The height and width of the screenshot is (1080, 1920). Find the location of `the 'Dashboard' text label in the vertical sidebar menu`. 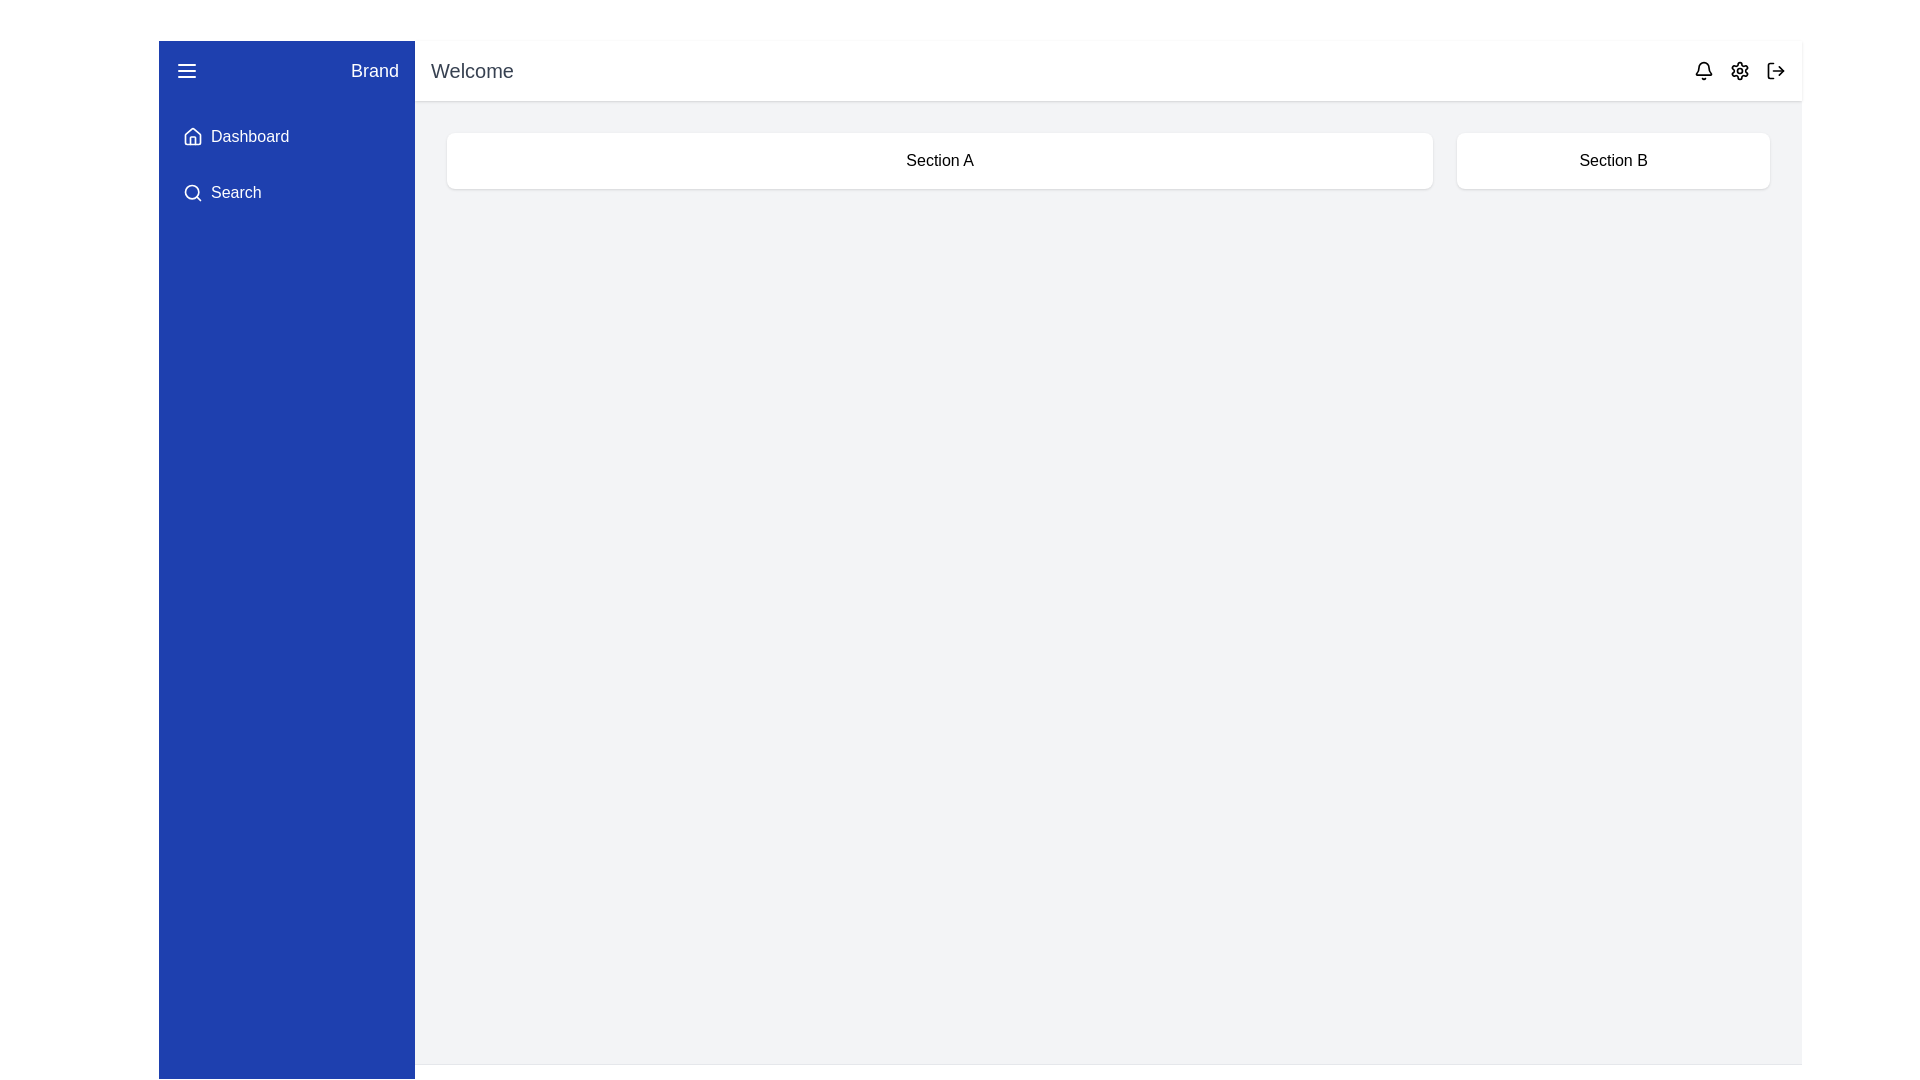

the 'Dashboard' text label in the vertical sidebar menu is located at coordinates (249, 136).